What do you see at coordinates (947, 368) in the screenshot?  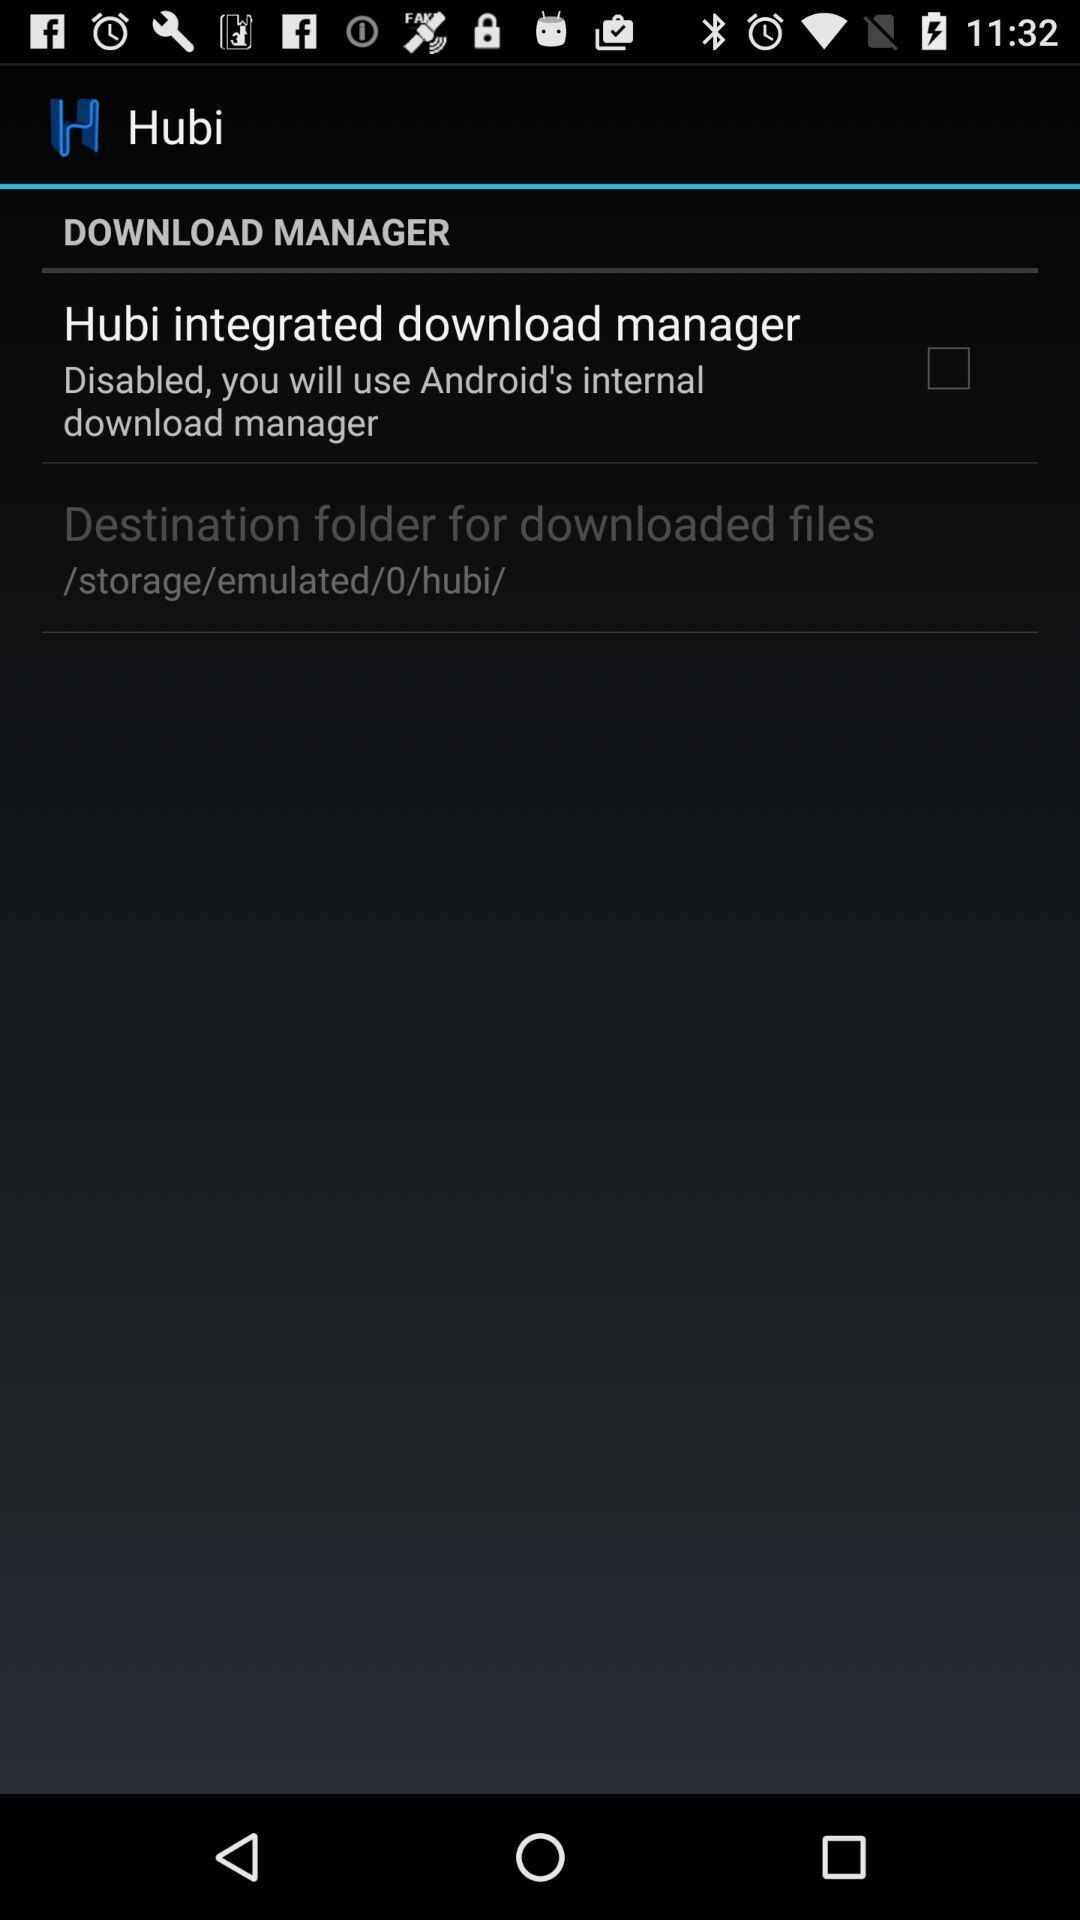 I see `item at the top right corner` at bounding box center [947, 368].